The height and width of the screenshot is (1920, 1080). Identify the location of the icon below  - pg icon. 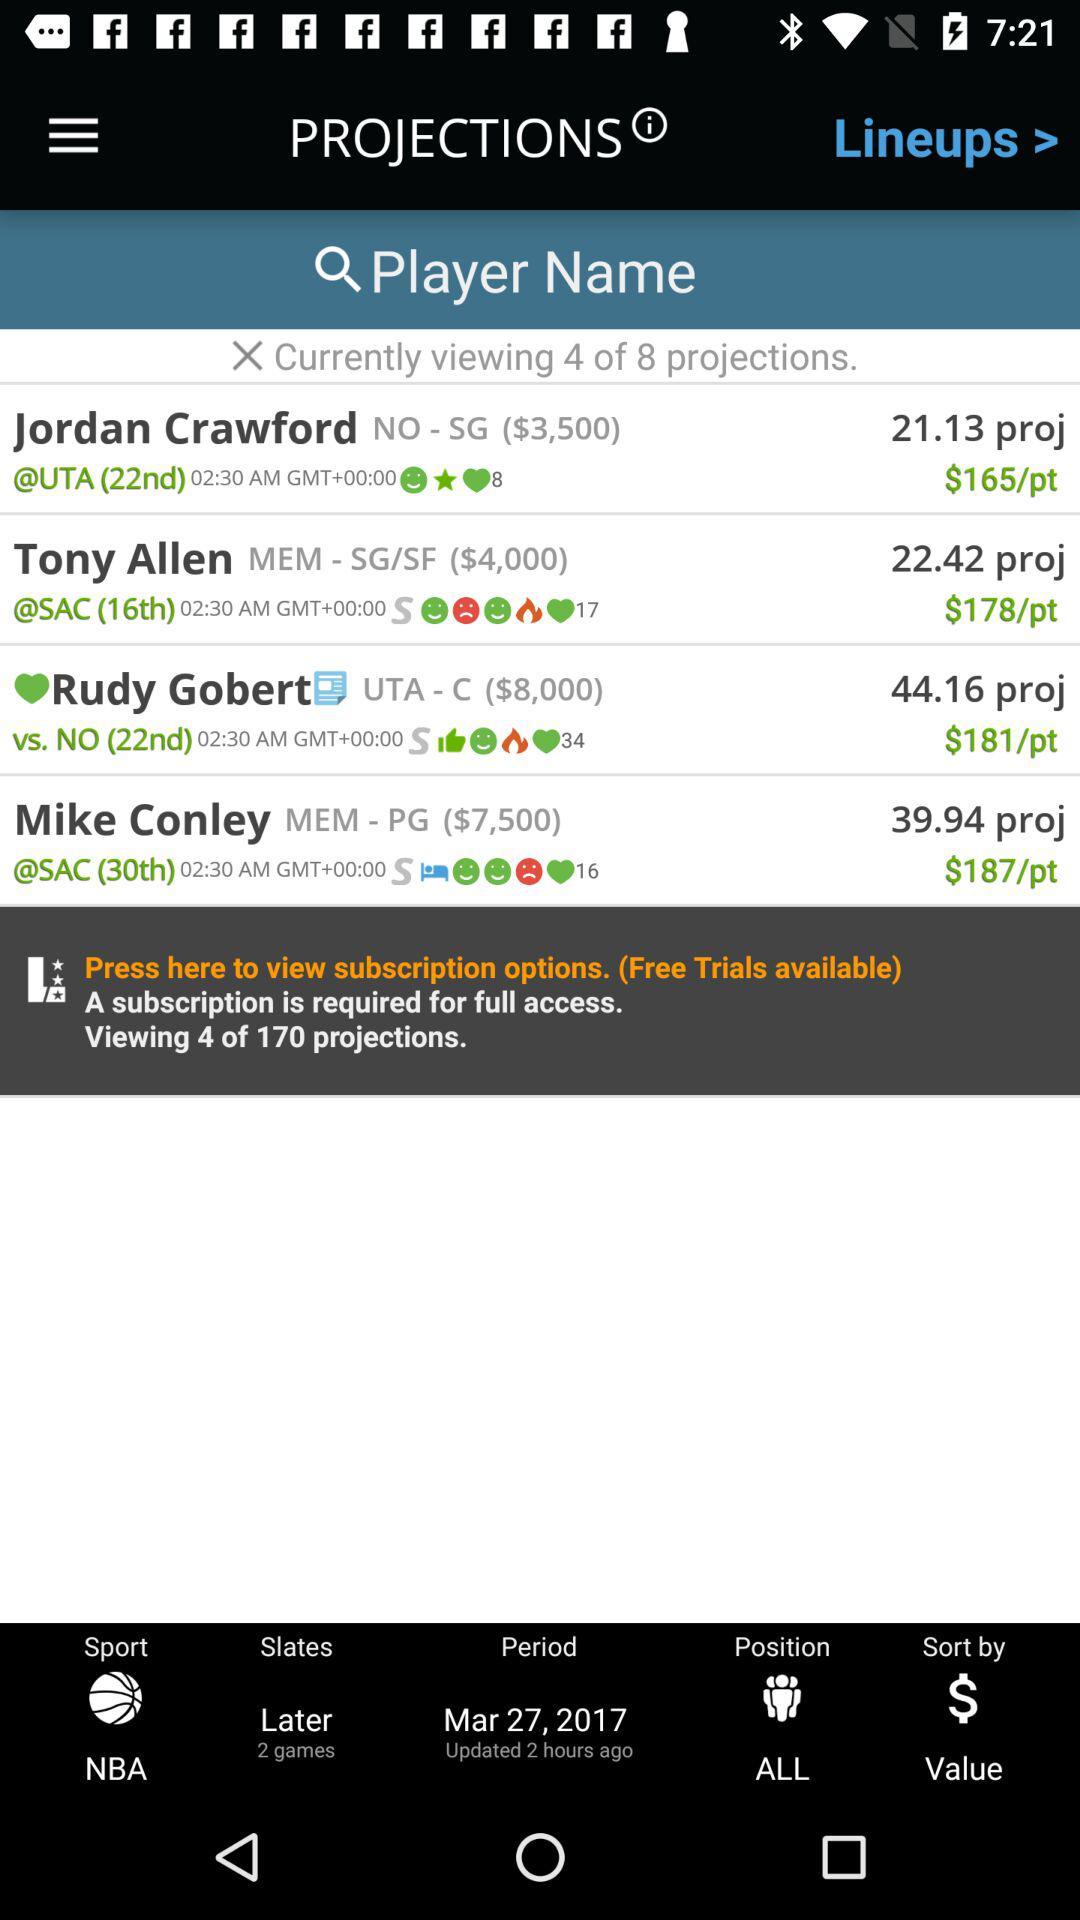
(432, 871).